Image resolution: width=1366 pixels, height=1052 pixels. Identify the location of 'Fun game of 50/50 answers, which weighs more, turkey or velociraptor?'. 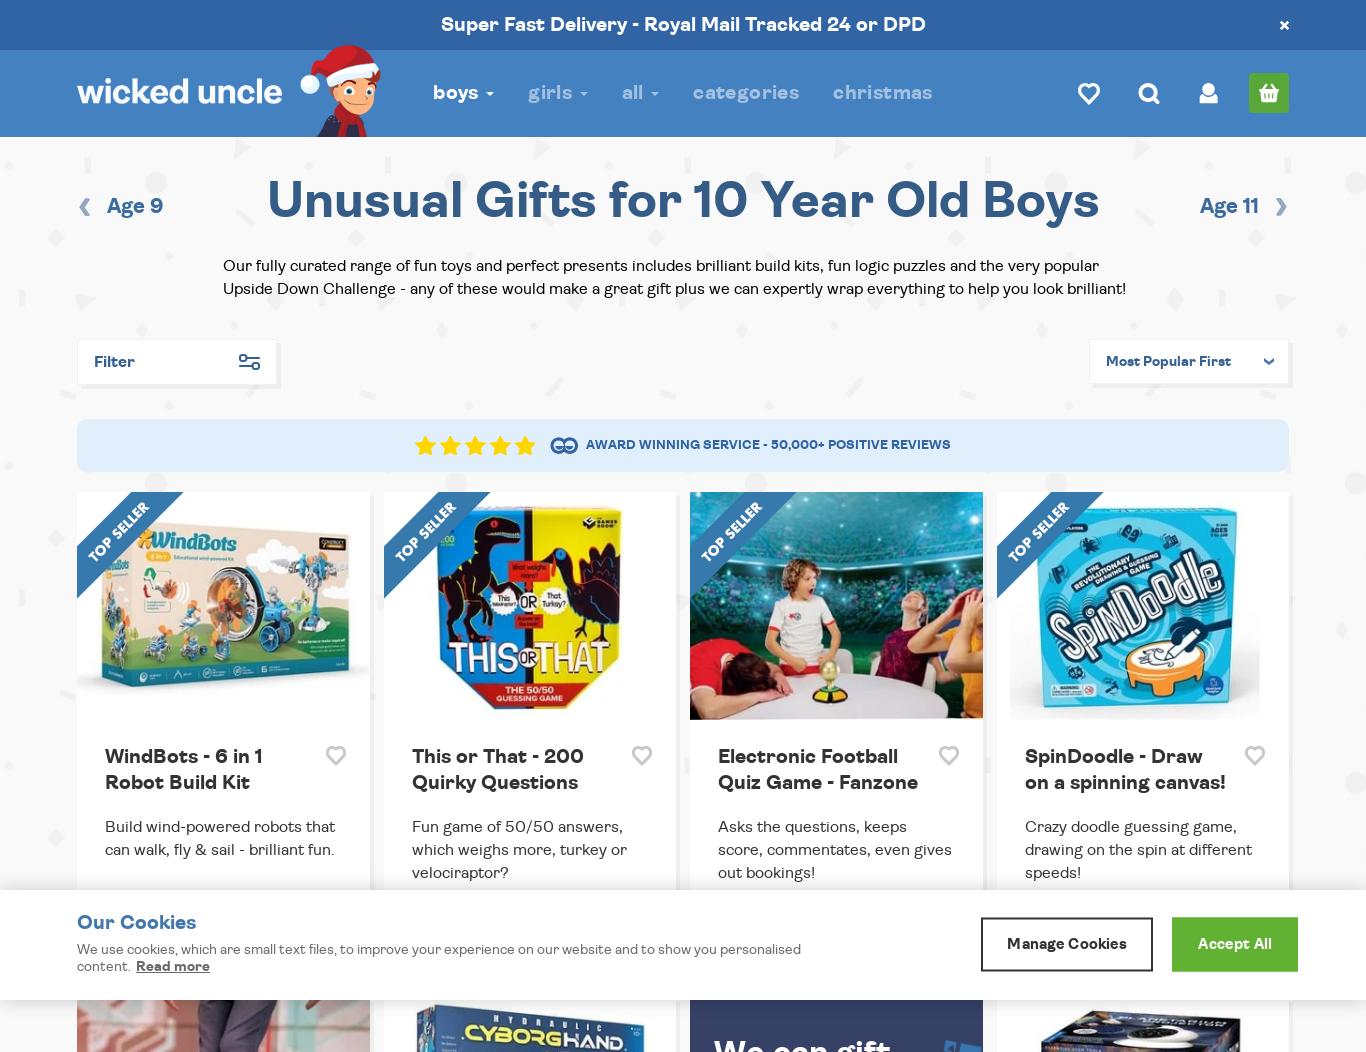
(518, 847).